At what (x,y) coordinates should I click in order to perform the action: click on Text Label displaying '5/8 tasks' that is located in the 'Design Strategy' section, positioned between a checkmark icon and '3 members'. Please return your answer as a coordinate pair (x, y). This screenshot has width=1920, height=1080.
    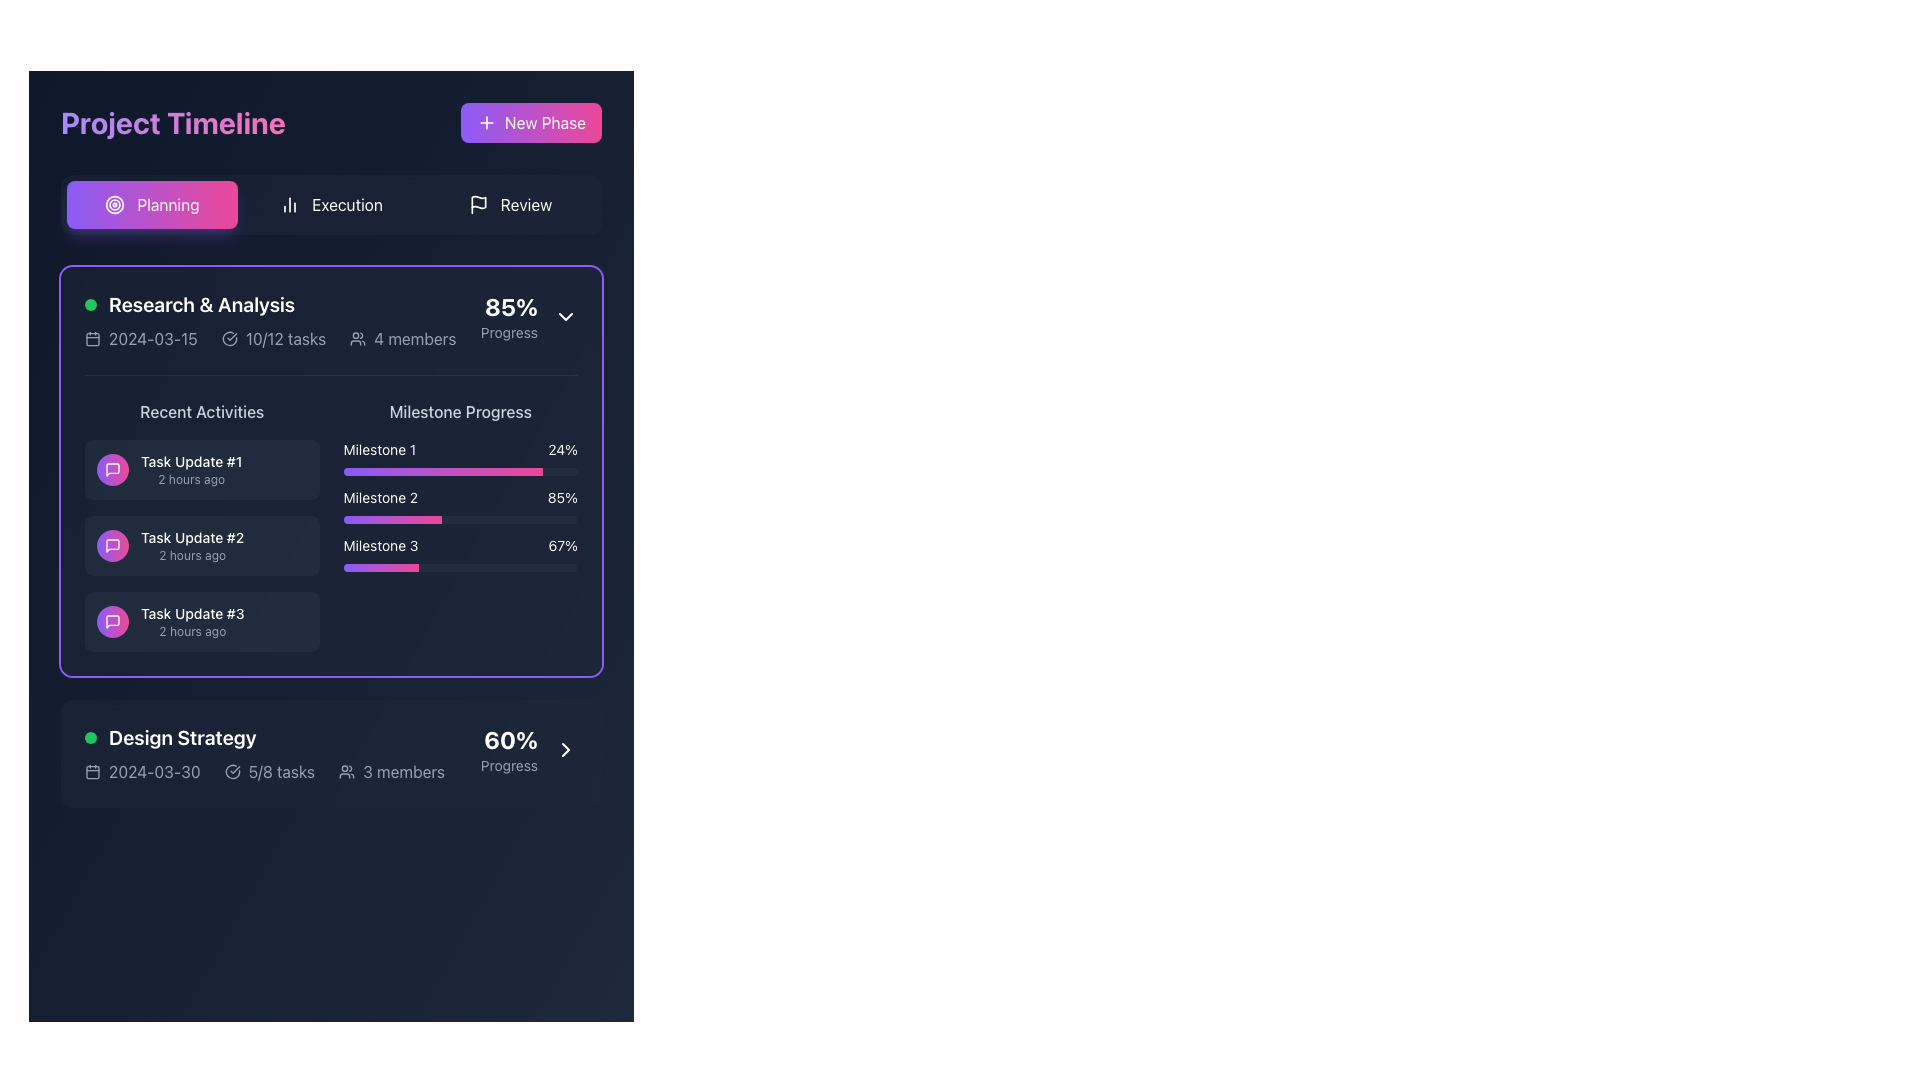
    Looking at the image, I should click on (280, 770).